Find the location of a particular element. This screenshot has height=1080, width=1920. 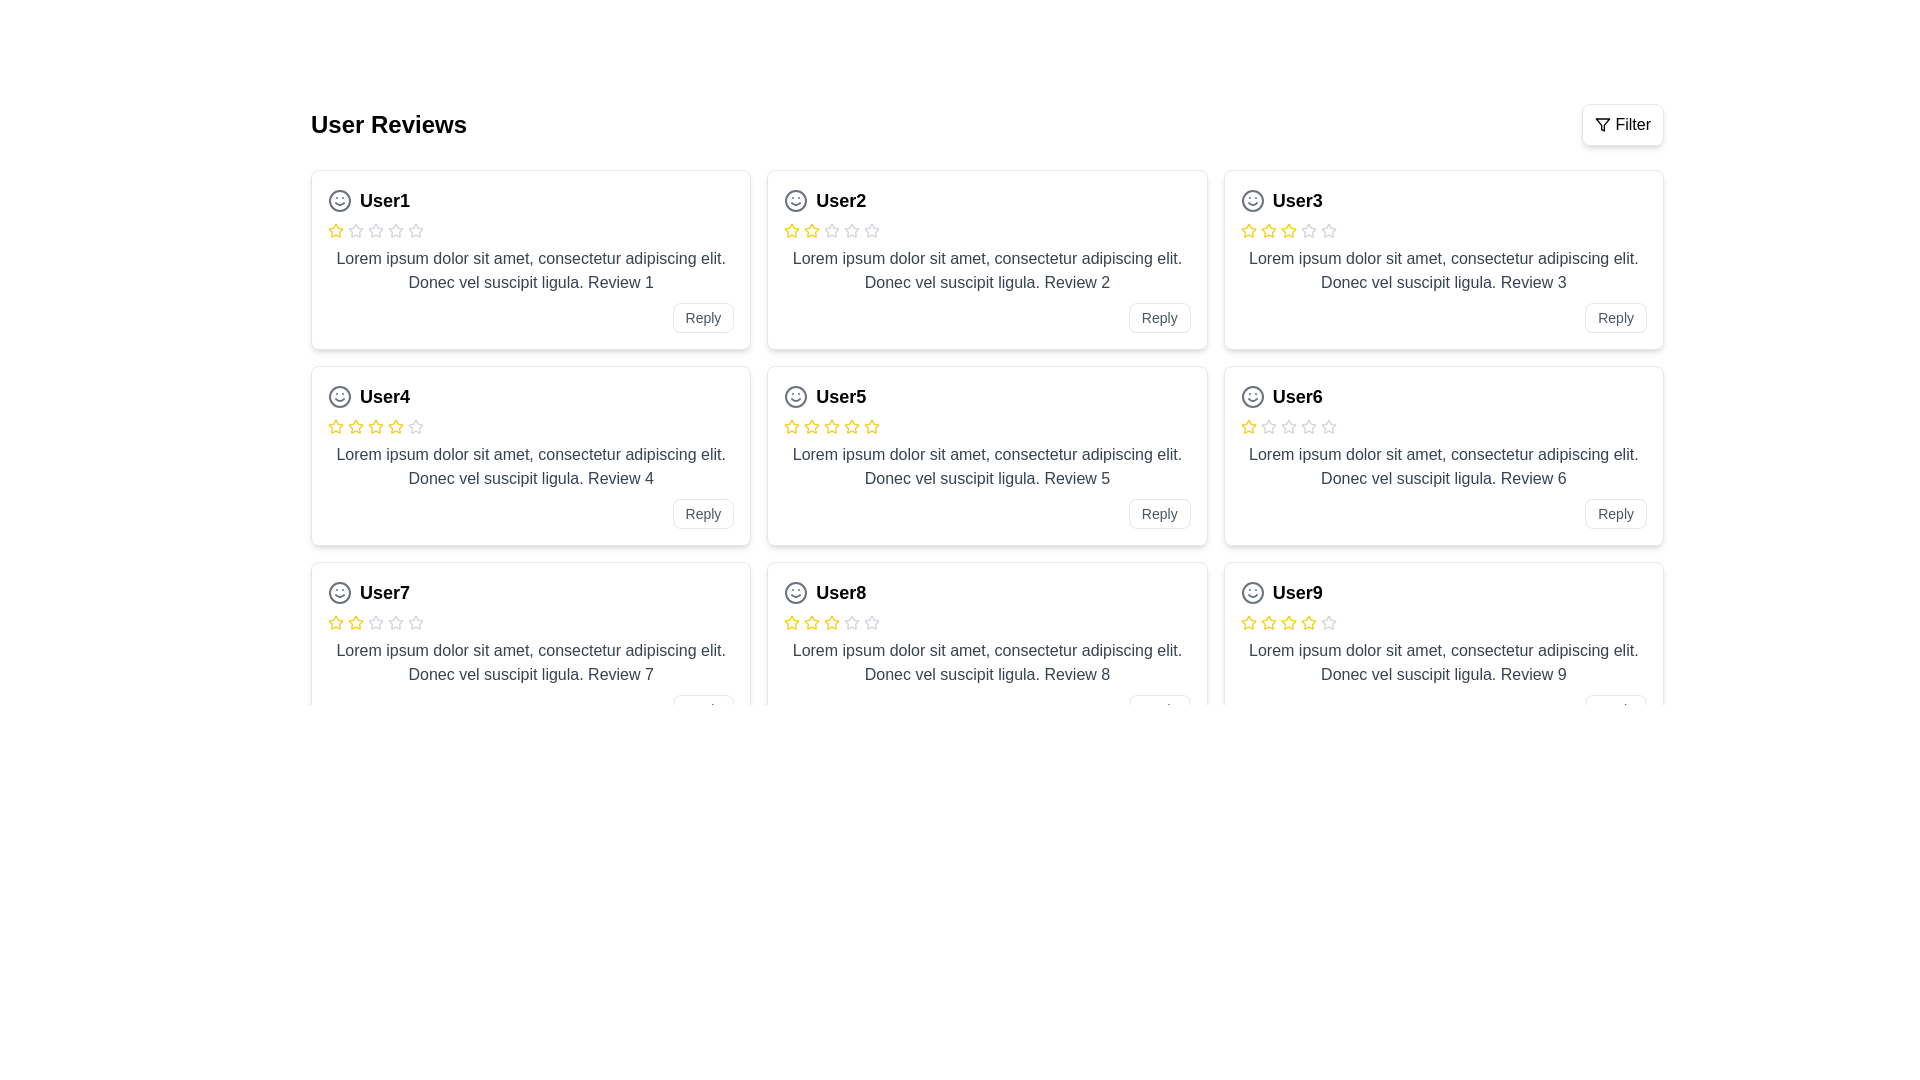

the first yellow star icon in the review card for 'User6', which represents a rating feature is located at coordinates (1247, 425).